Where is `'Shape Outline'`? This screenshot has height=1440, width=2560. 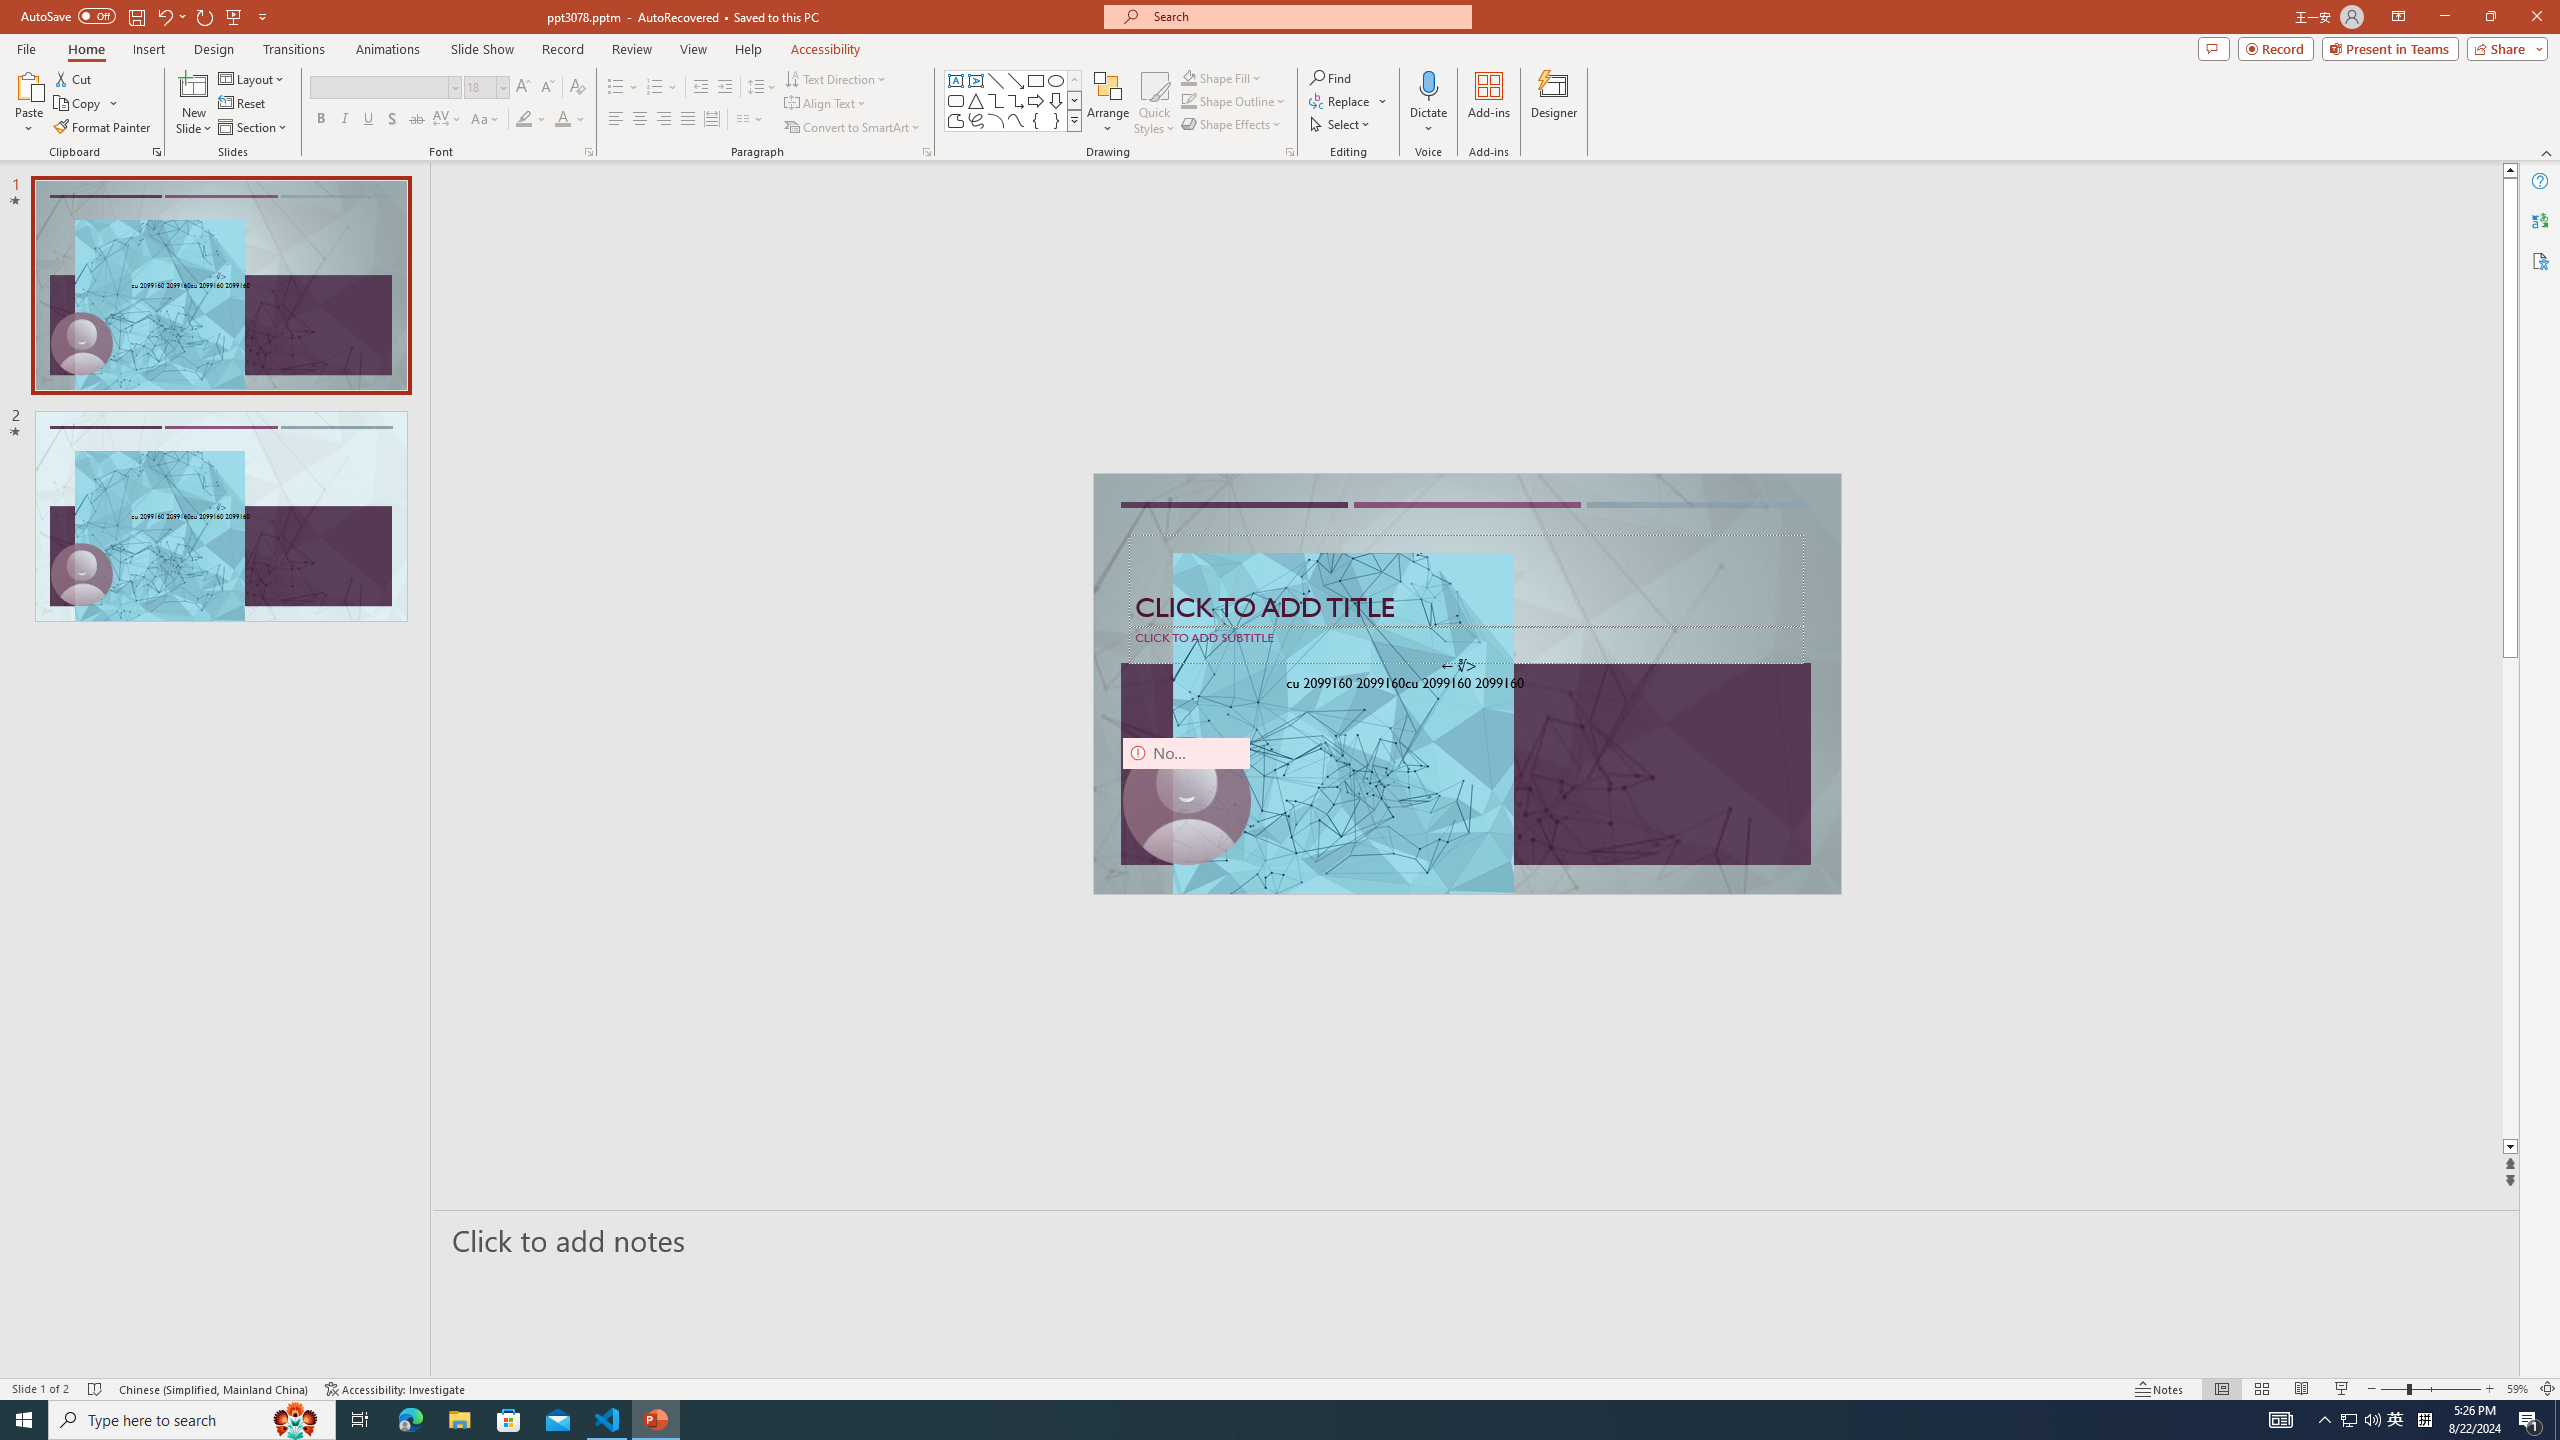
'Shape Outline' is located at coordinates (1232, 99).